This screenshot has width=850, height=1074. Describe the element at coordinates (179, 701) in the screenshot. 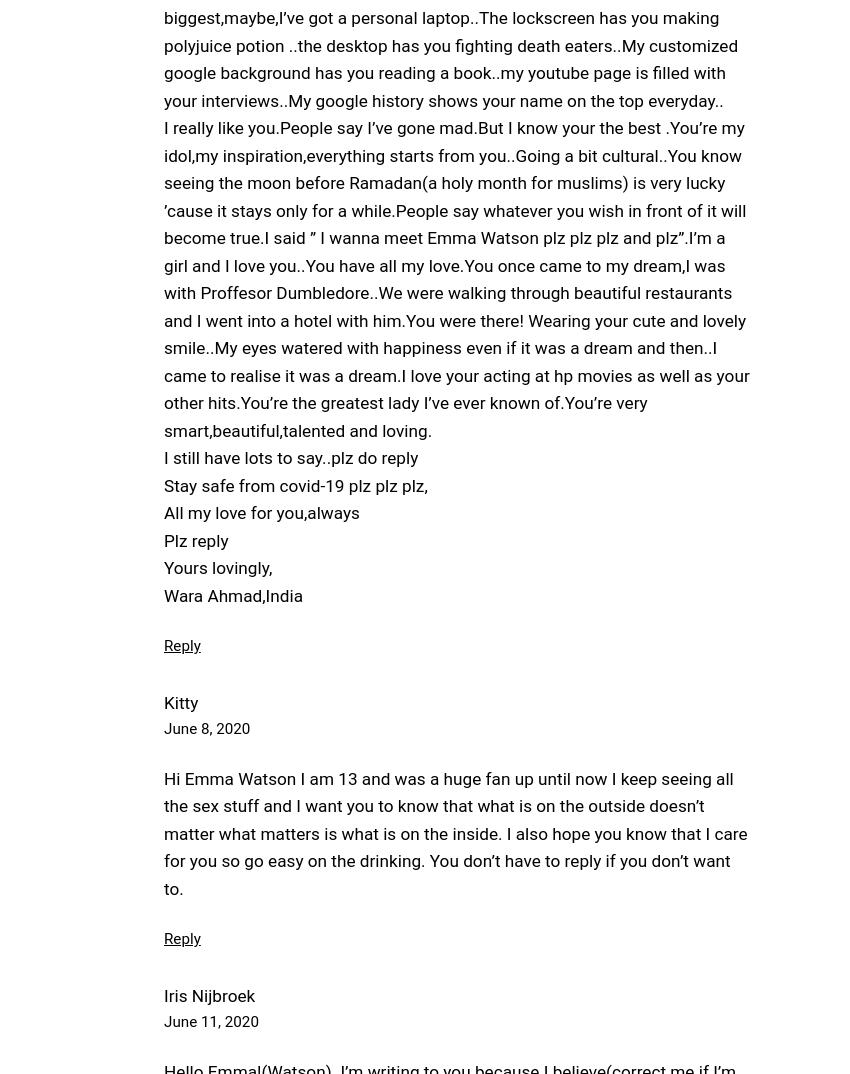

I see `'Kitty'` at that location.